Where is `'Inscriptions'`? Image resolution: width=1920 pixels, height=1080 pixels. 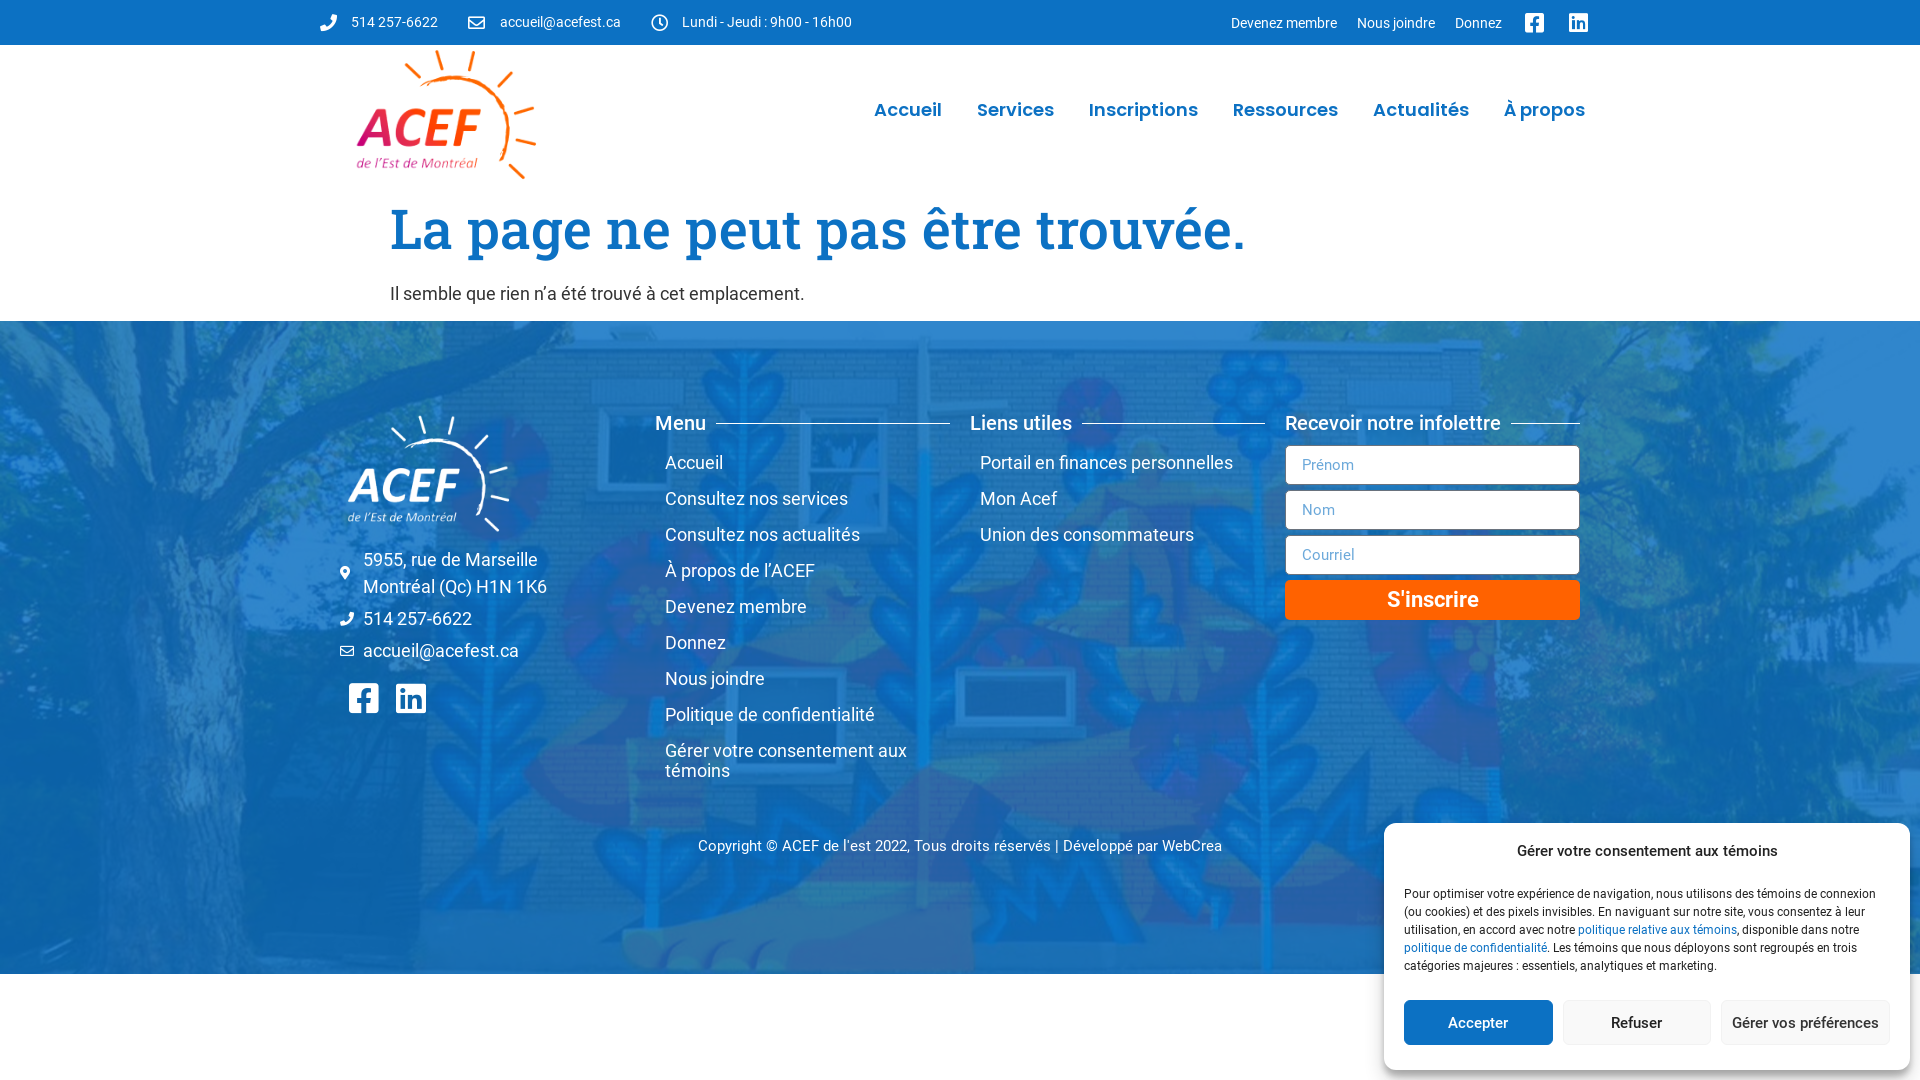
'Inscriptions' is located at coordinates (1143, 110).